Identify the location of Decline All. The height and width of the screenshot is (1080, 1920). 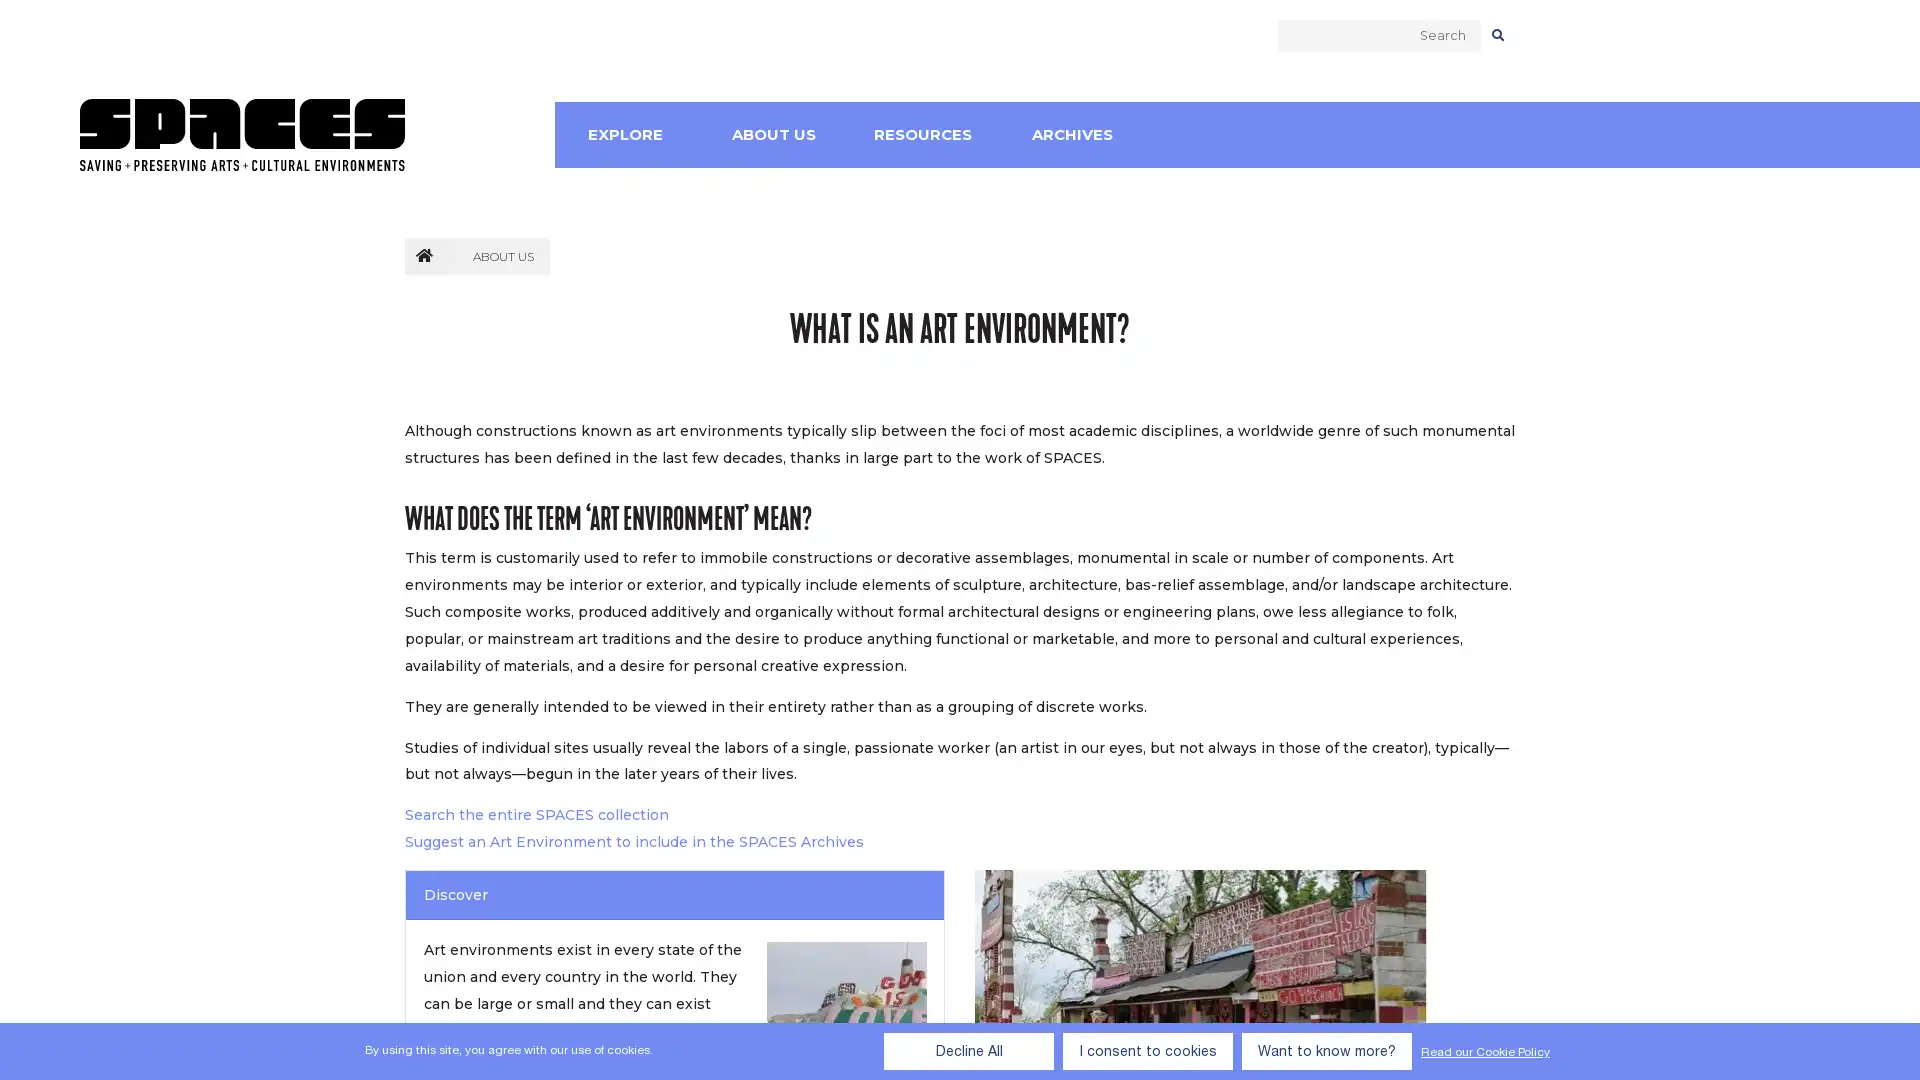
(969, 1050).